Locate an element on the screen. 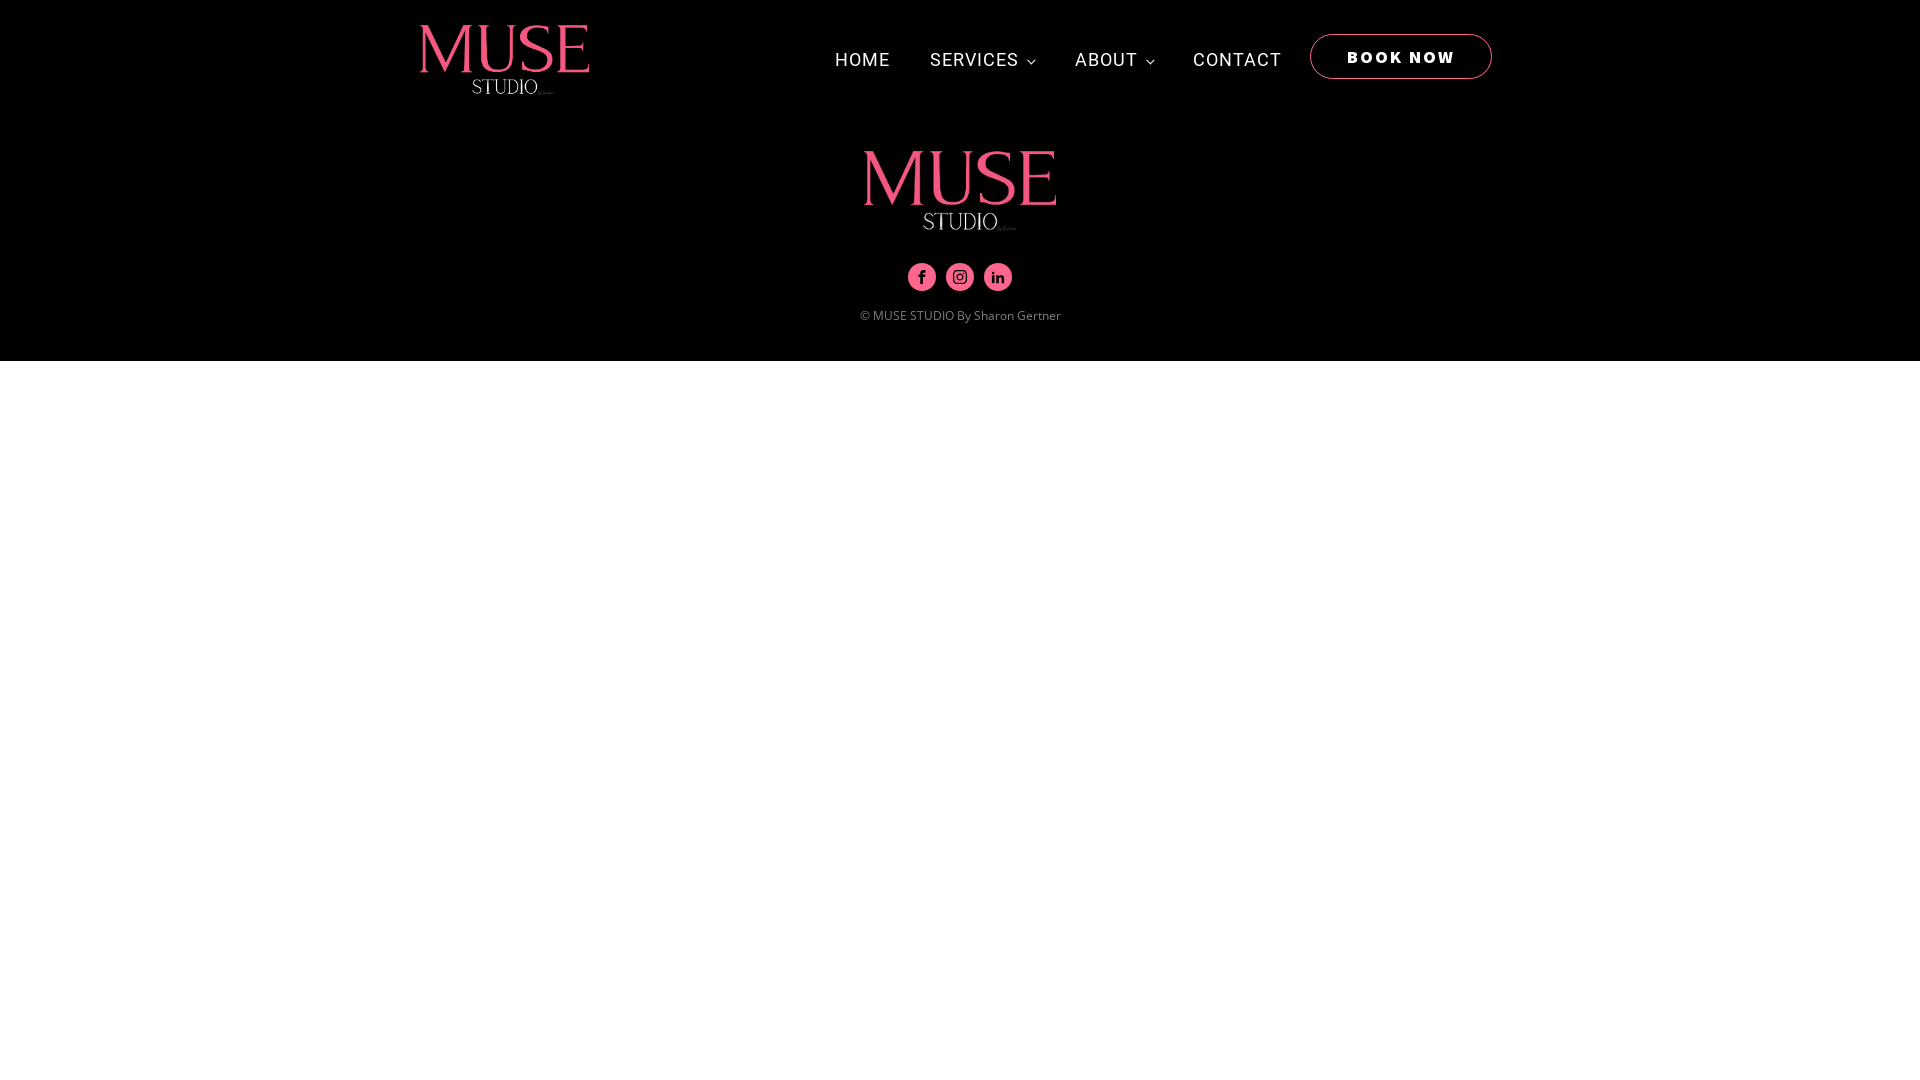 The width and height of the screenshot is (1920, 1080). 'SERVICES' is located at coordinates (982, 59).